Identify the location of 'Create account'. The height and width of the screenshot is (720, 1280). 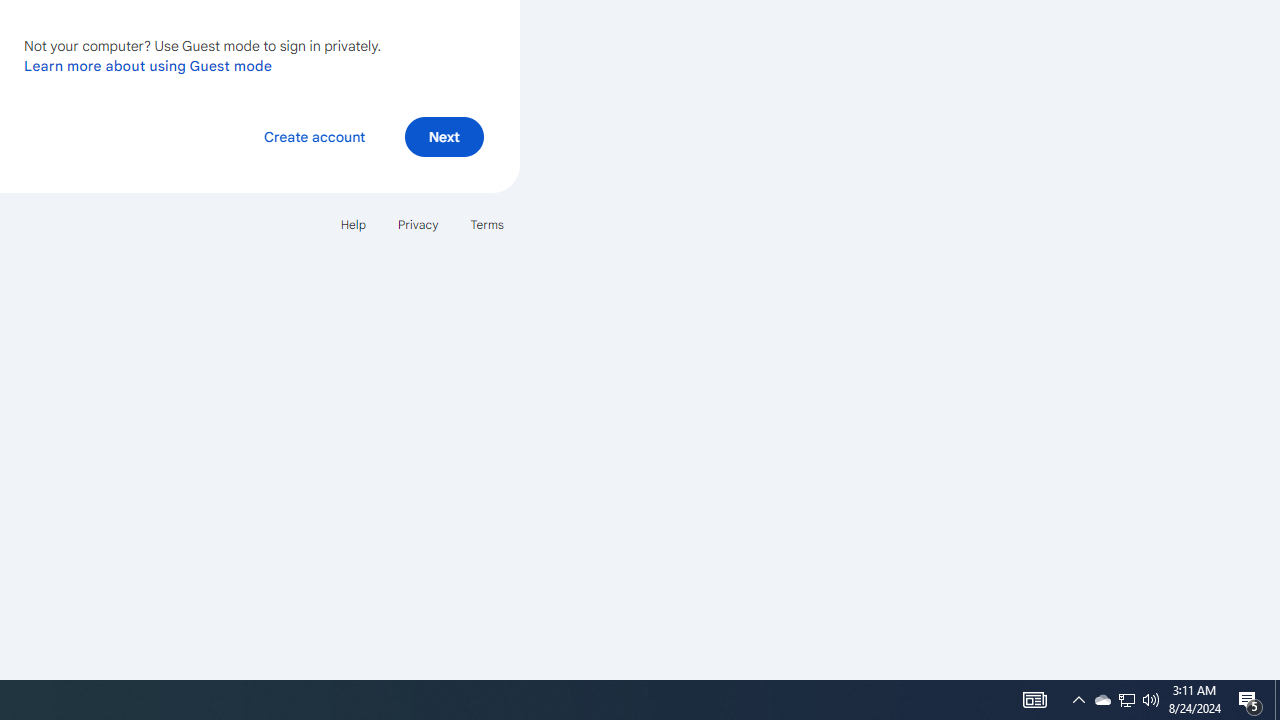
(313, 135).